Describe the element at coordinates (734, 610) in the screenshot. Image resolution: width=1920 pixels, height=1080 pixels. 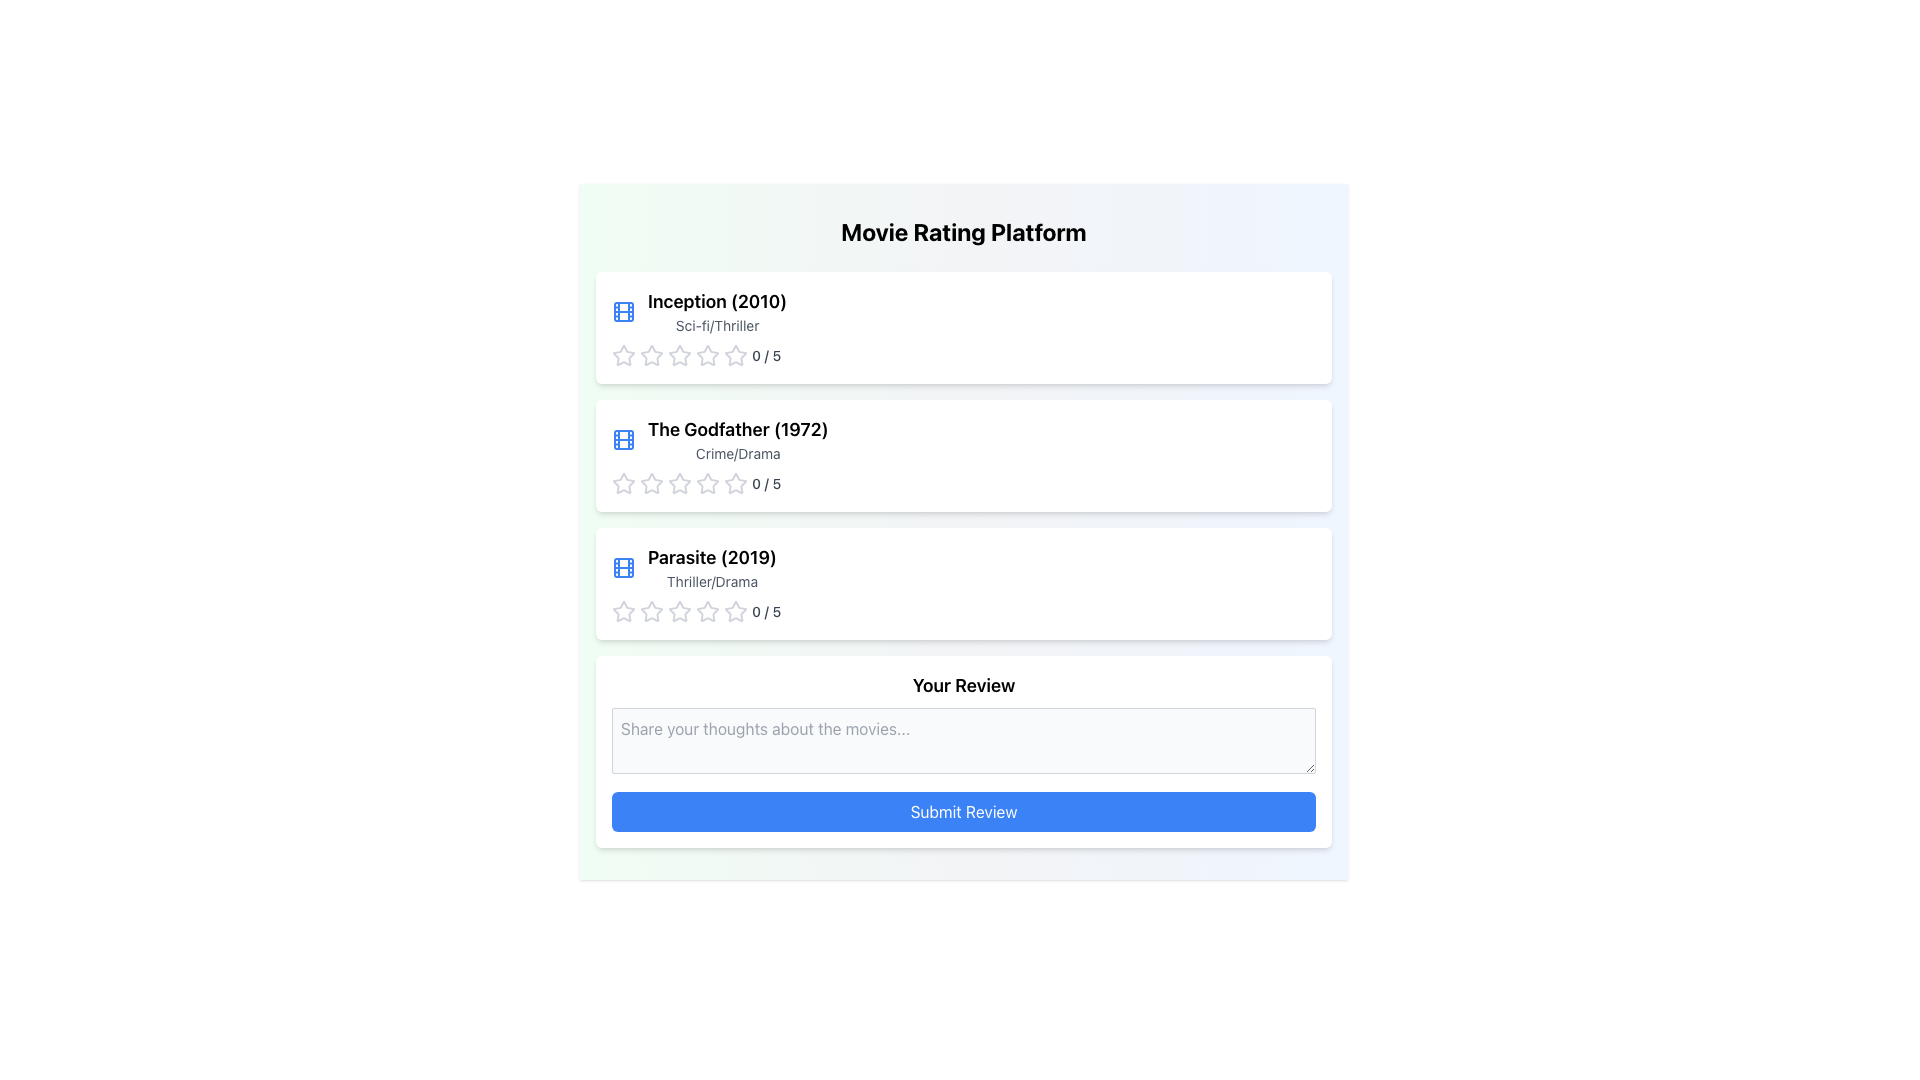
I see `the second star-shaped icon in the rating interface below the text 'Parasite (2019)' to rate it` at that location.